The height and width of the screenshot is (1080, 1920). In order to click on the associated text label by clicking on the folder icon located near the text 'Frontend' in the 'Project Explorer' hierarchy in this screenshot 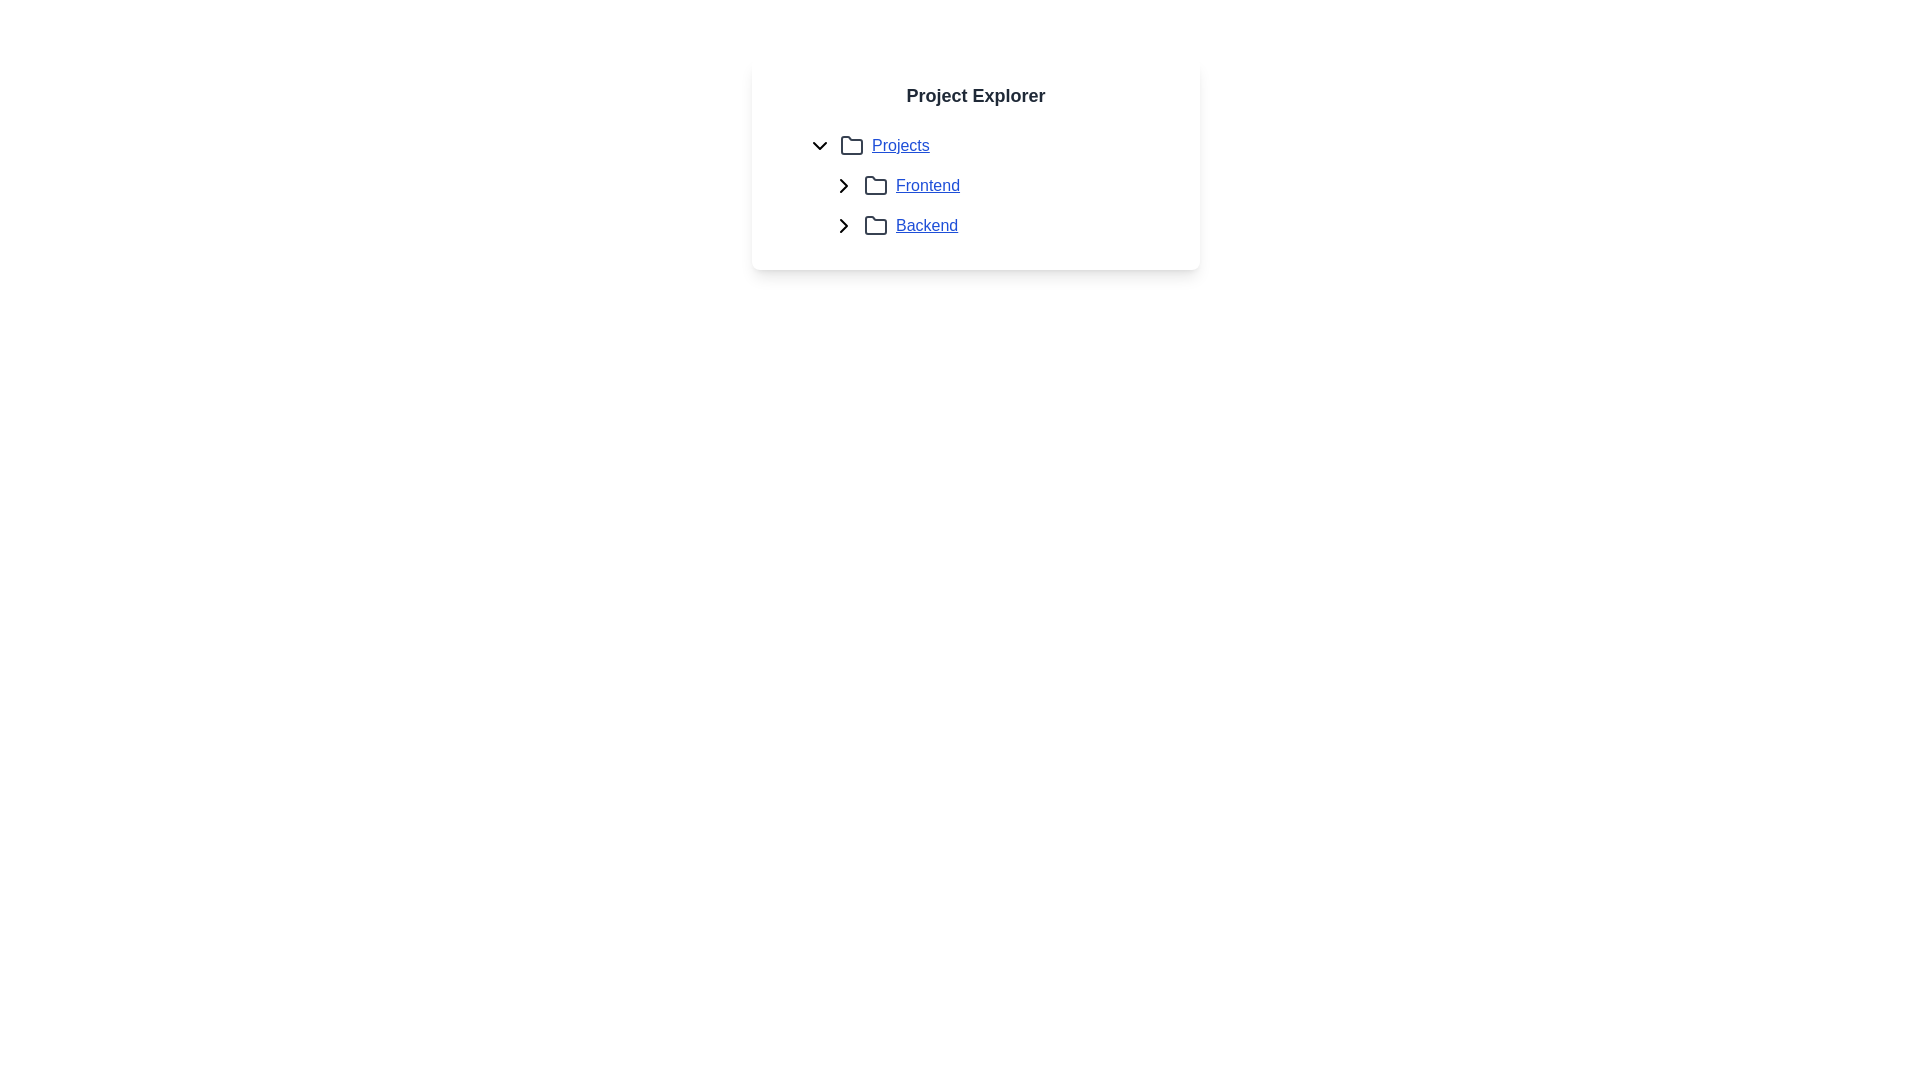, I will do `click(875, 185)`.